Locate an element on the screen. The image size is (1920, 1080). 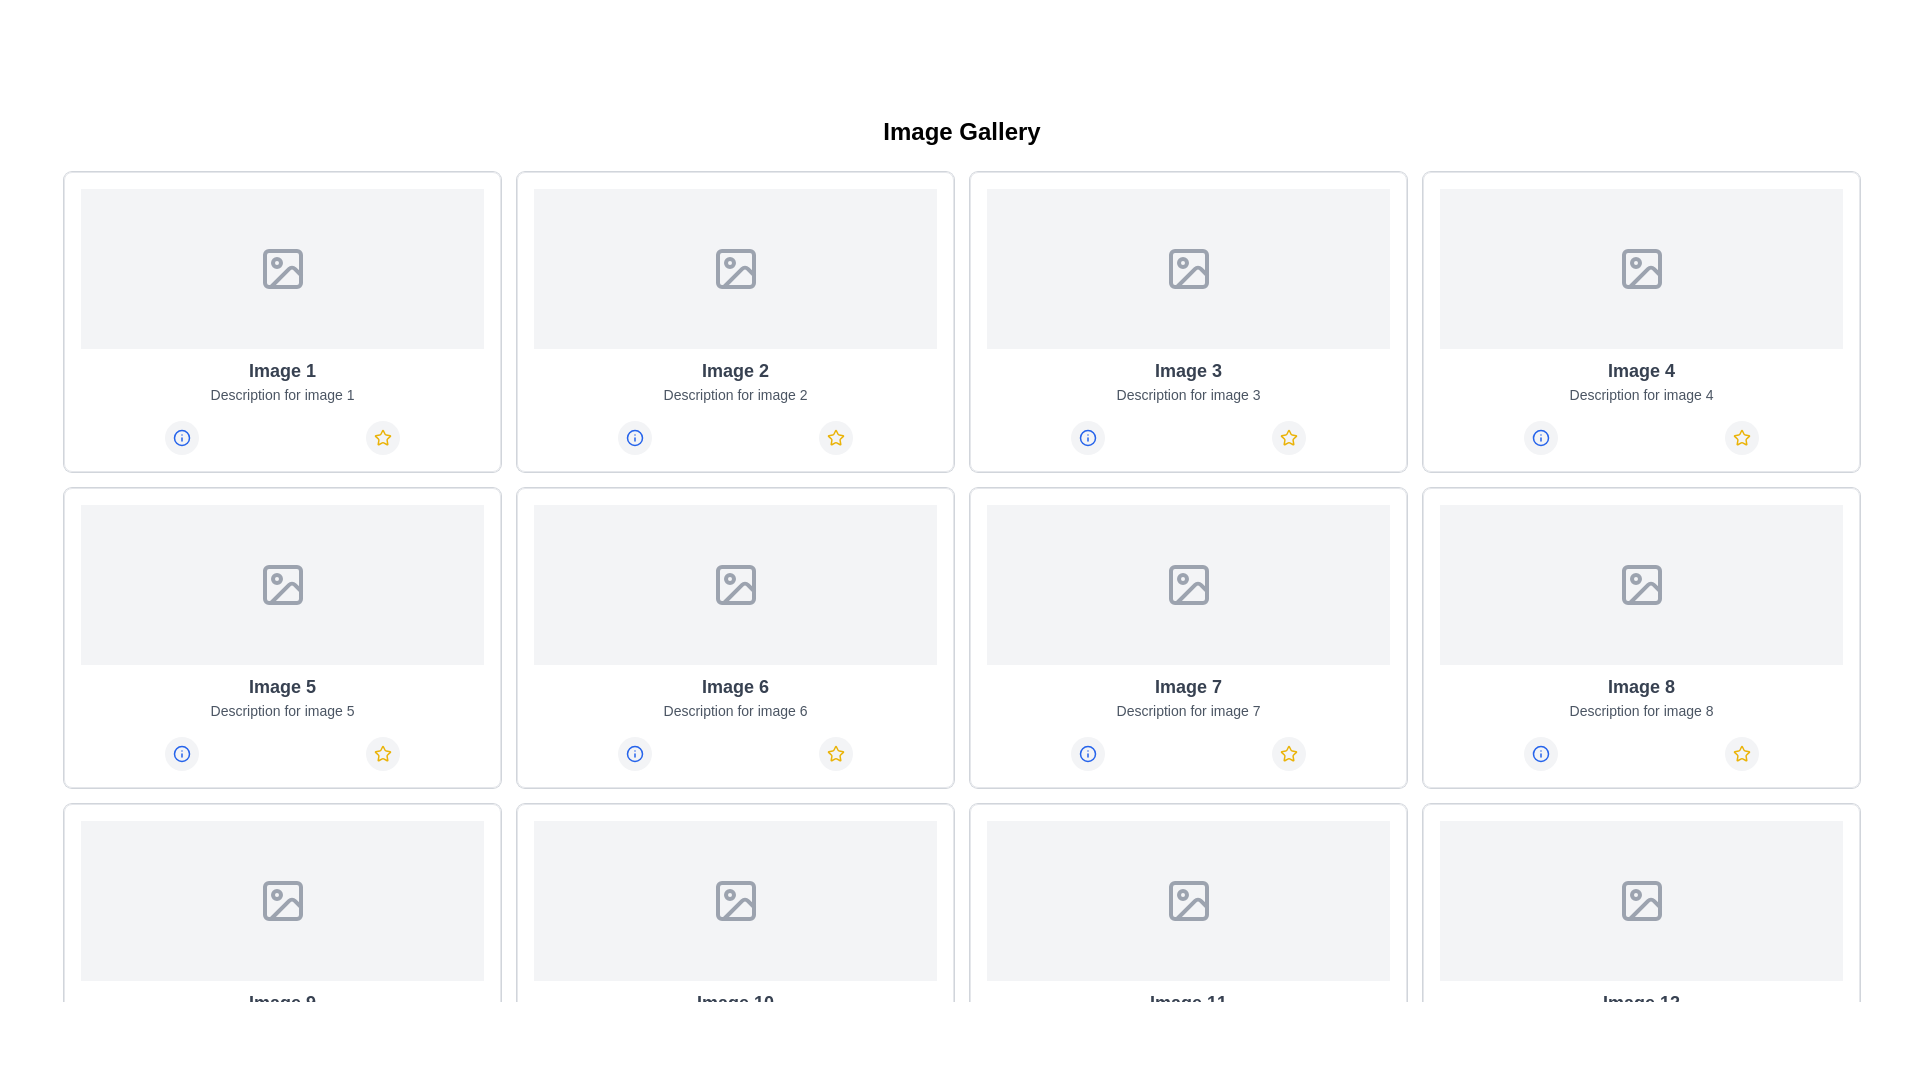
the text label located in the middle row, fourth column of the grid layout, which serves as the title for the corresponding image block is located at coordinates (1188, 685).